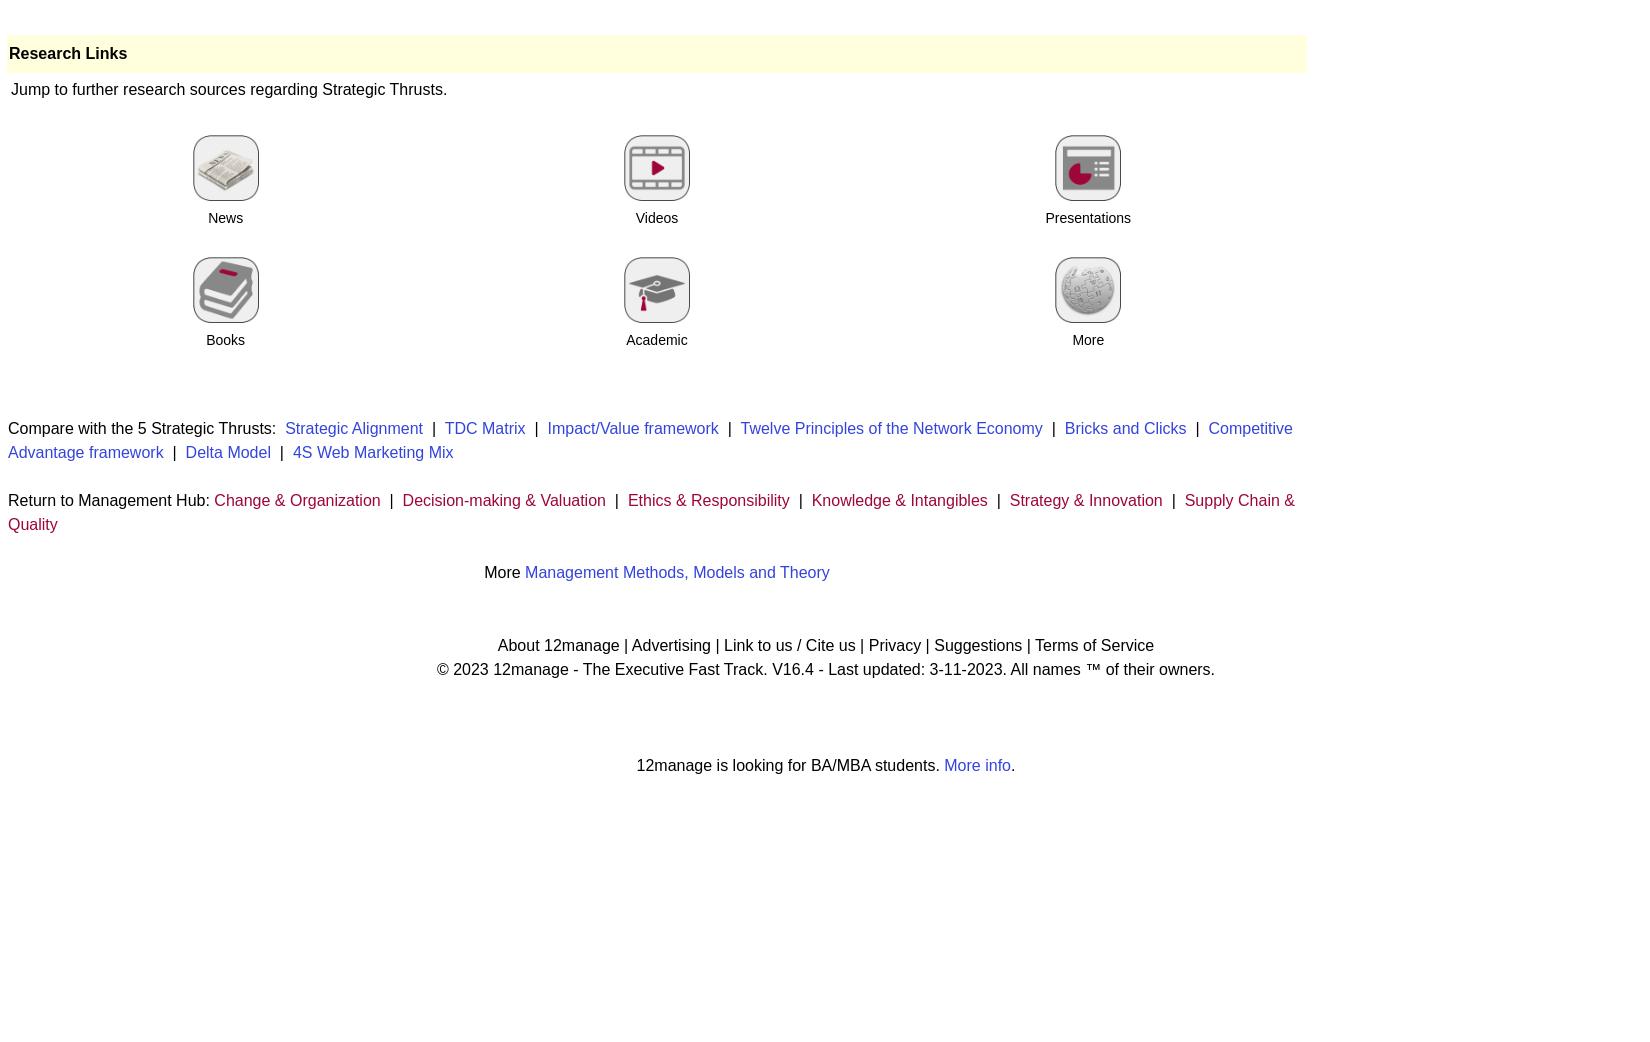 This screenshot has height=1042, width=1650. I want to click on 'News', so click(225, 216).